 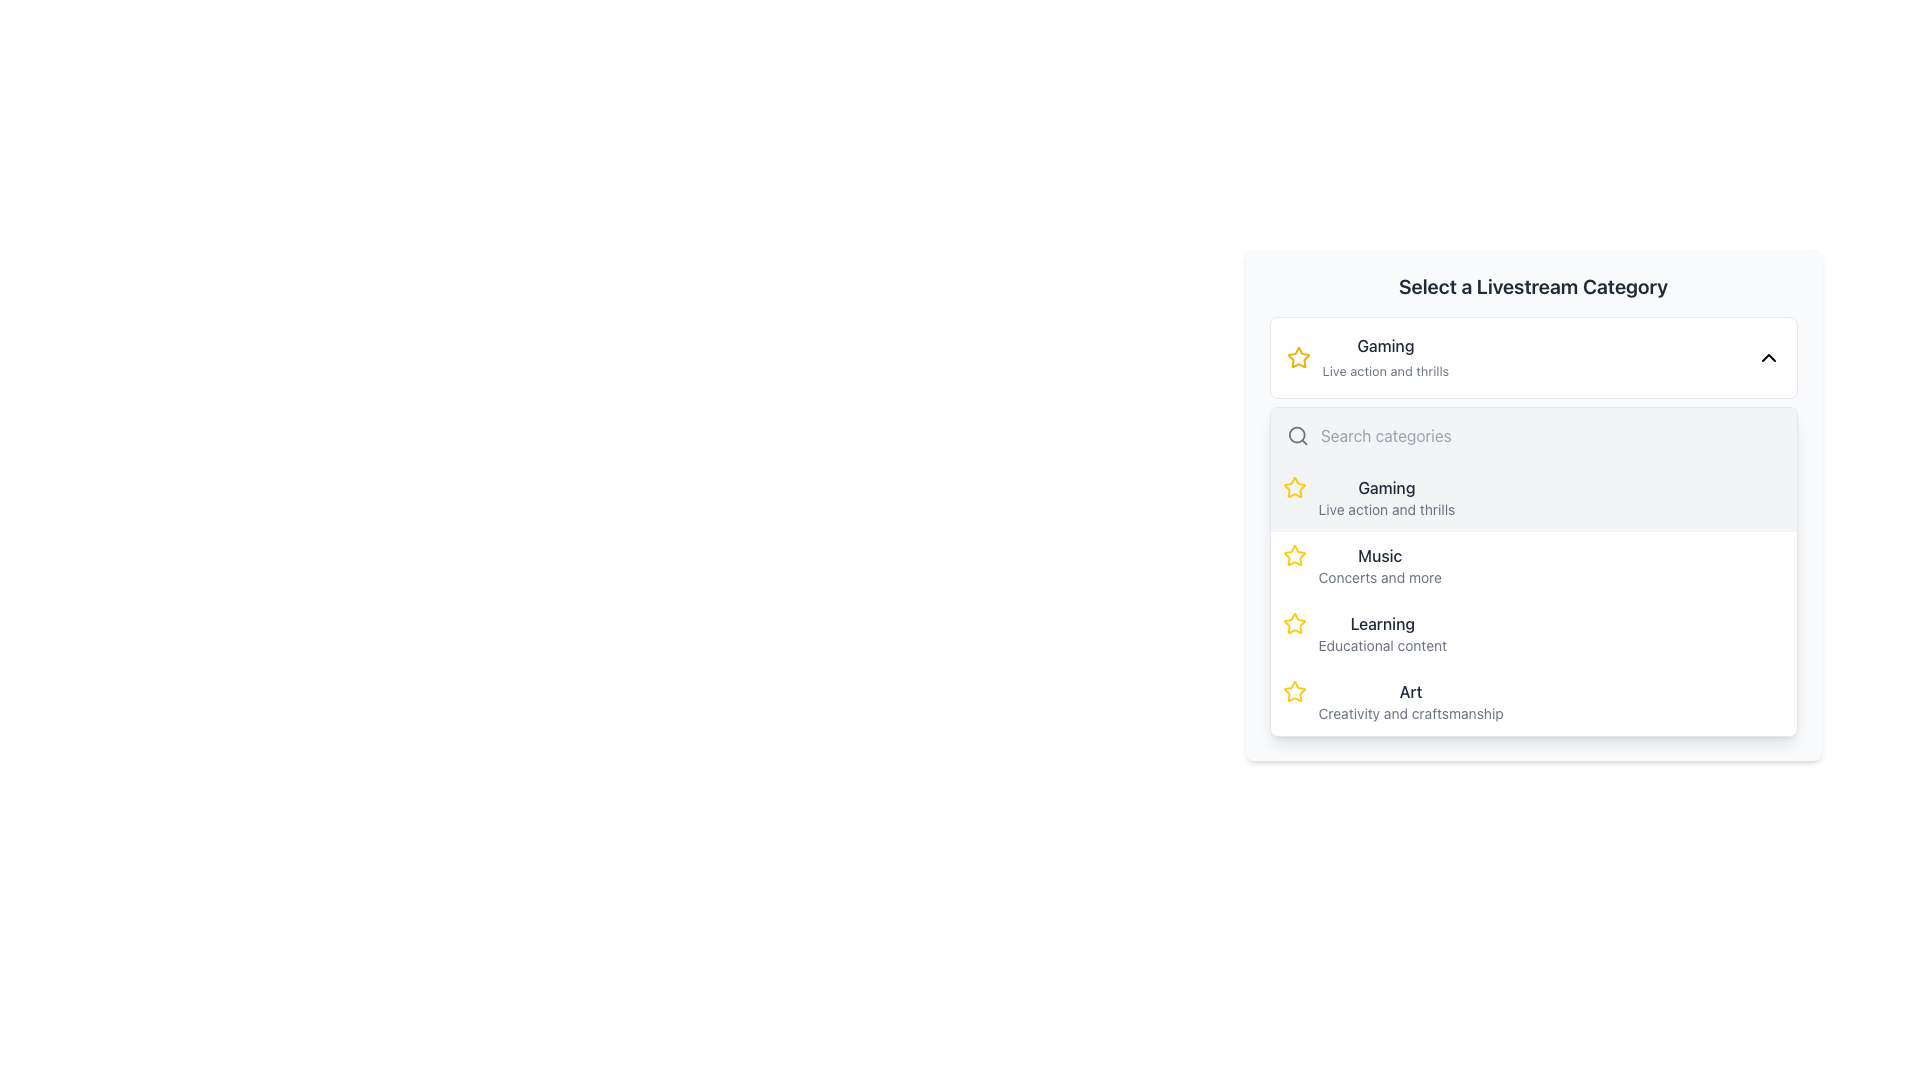 I want to click on the downward-pointing chevron icon representing the dropdown arrow in the top-right corner of the 'GamingLive action and thrills' dropdown selection box, so click(x=1768, y=357).